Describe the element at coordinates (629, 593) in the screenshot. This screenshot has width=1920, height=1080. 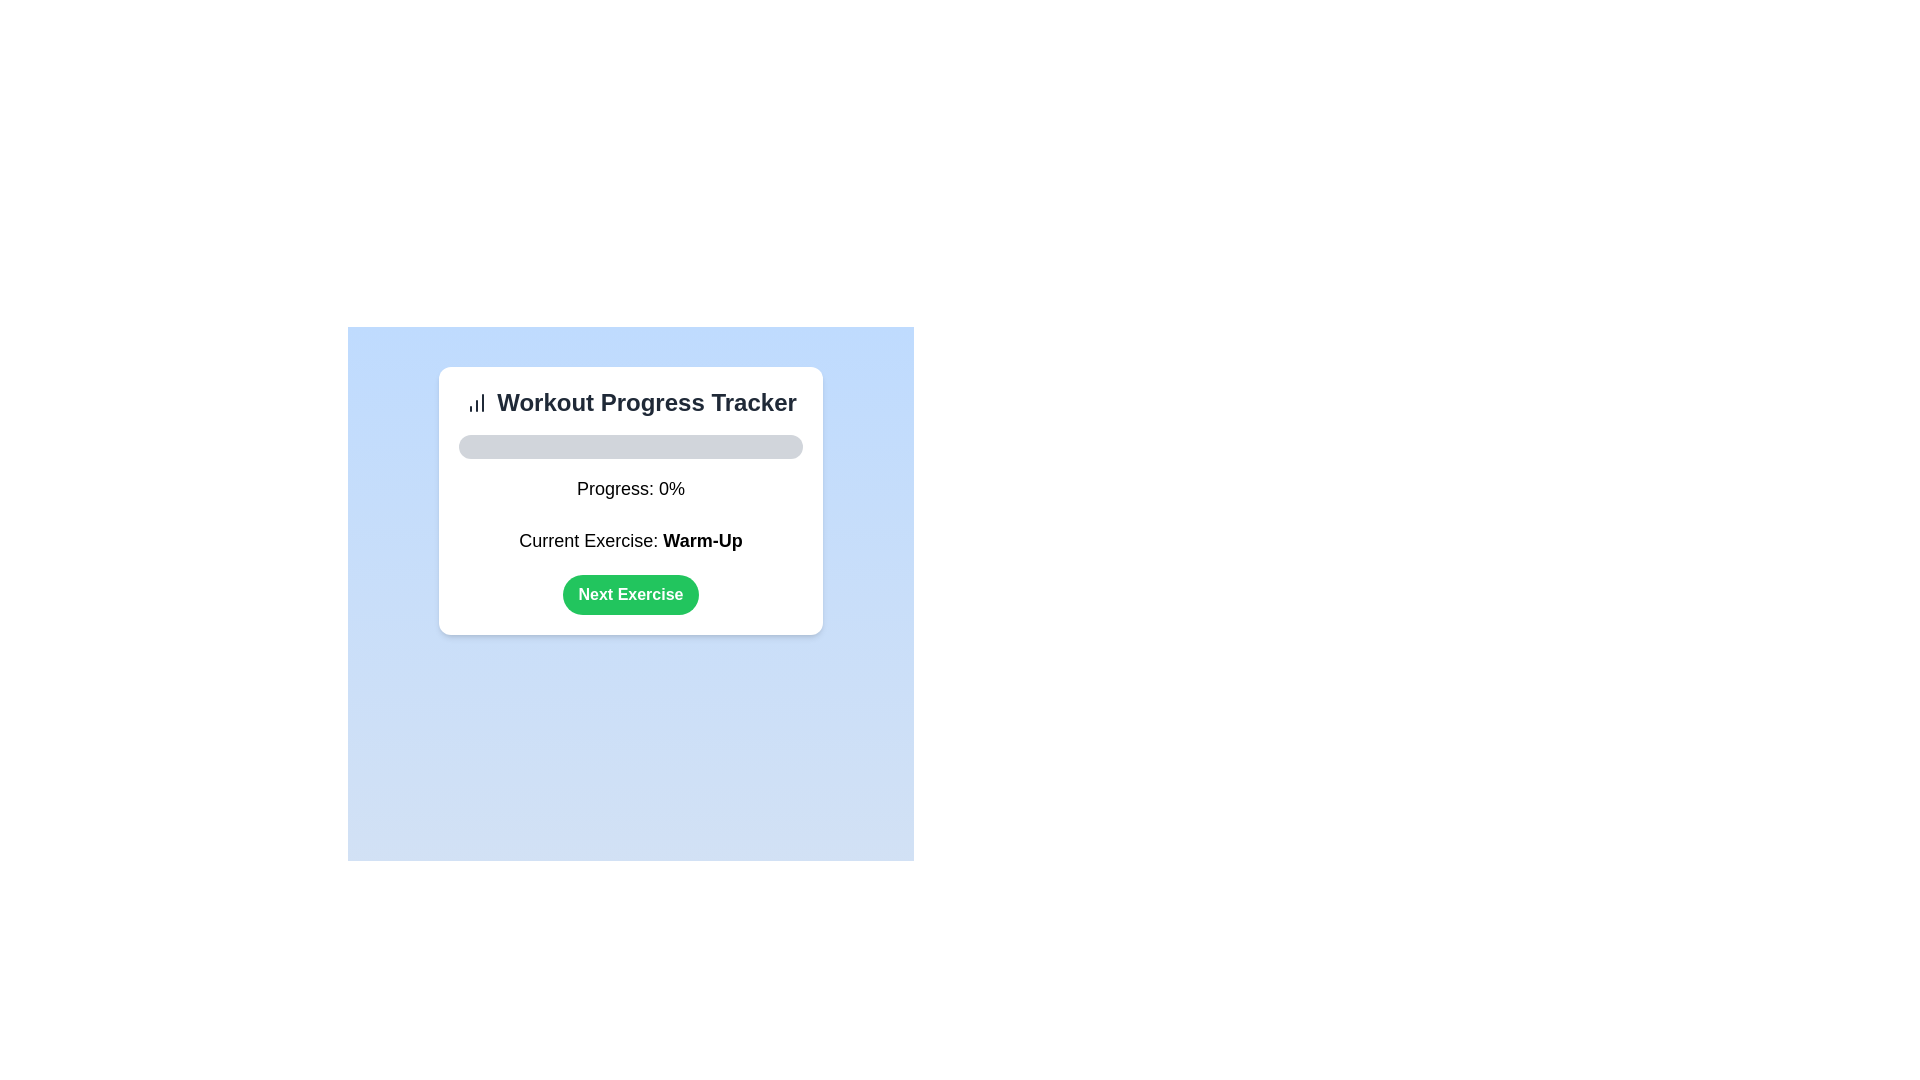
I see `the navigation button located centrally at the bottom of the 'Current Exercise: Warm-Up' section` at that location.